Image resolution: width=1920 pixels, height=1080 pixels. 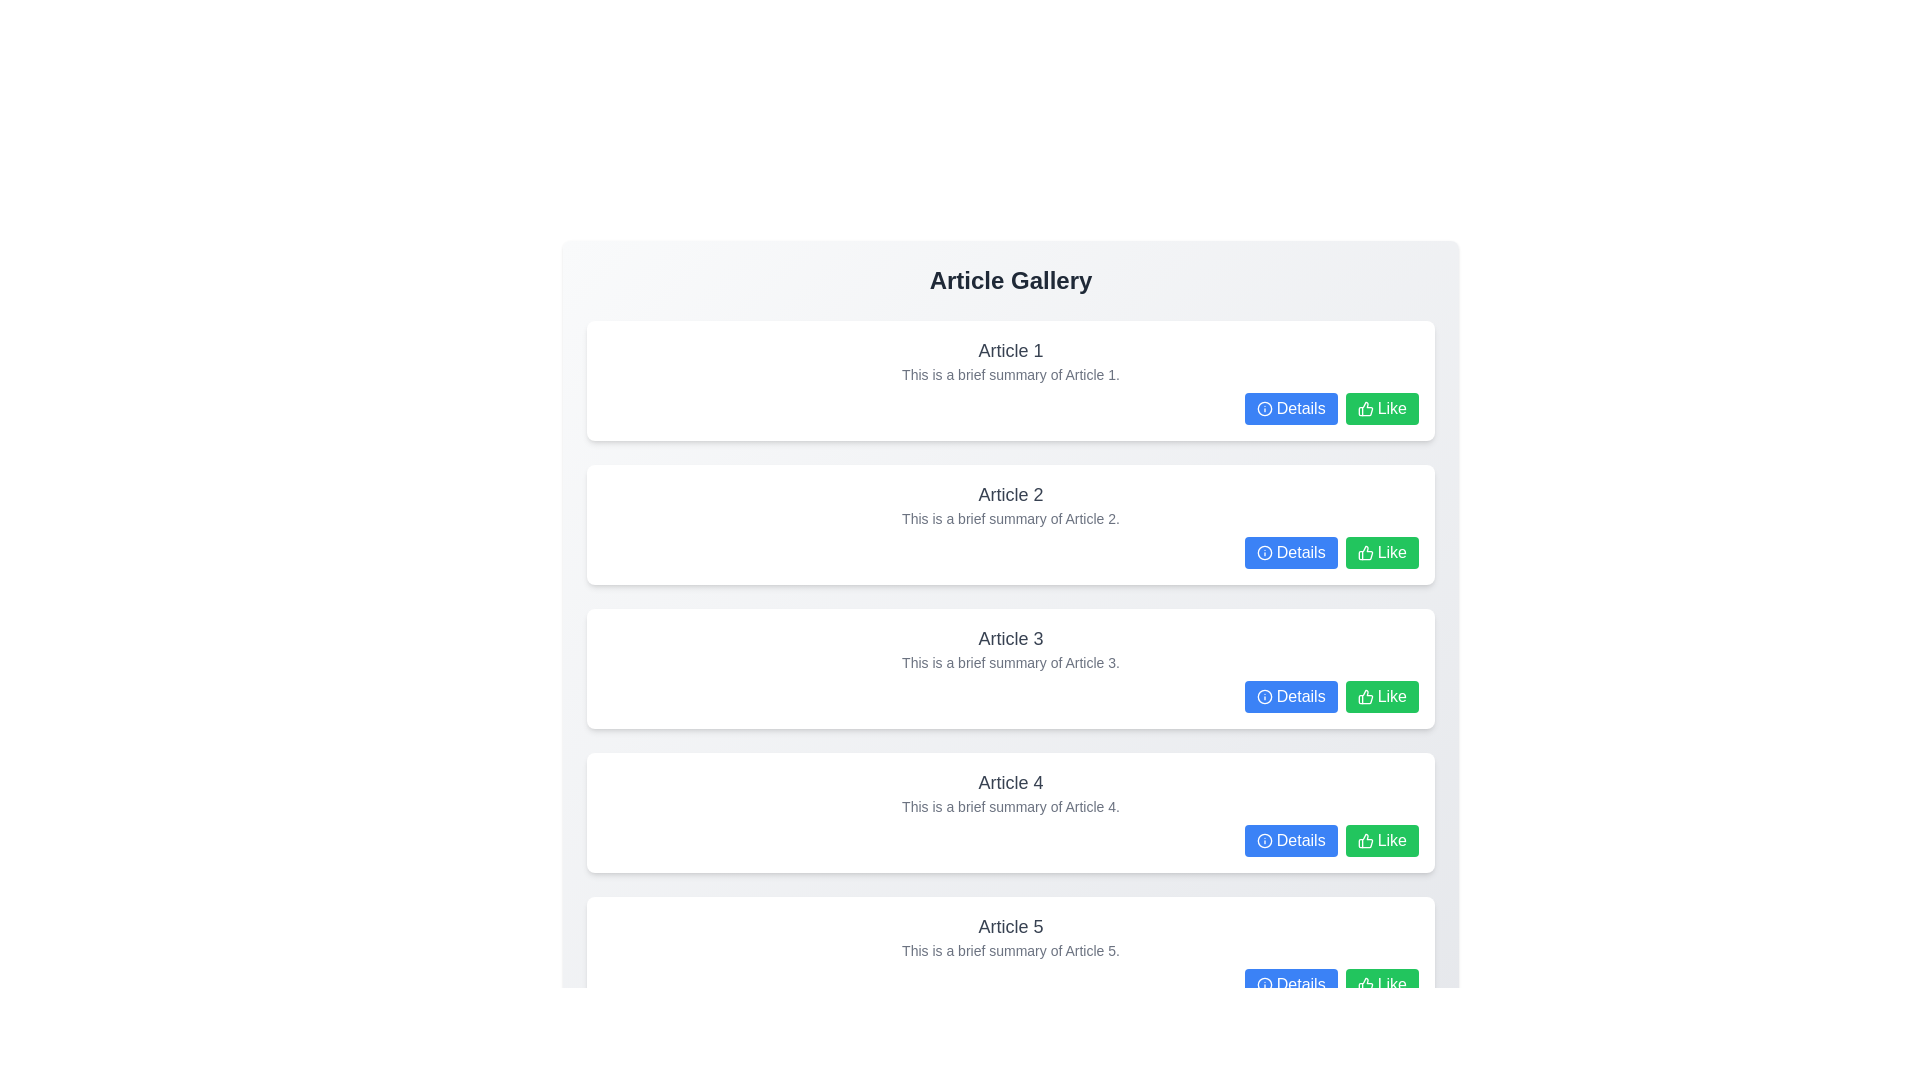 I want to click on text content of the title label located at the top of the first article card, positioned above the summary text and to the left of the 'Details' and 'Like' buttons, so click(x=1011, y=350).